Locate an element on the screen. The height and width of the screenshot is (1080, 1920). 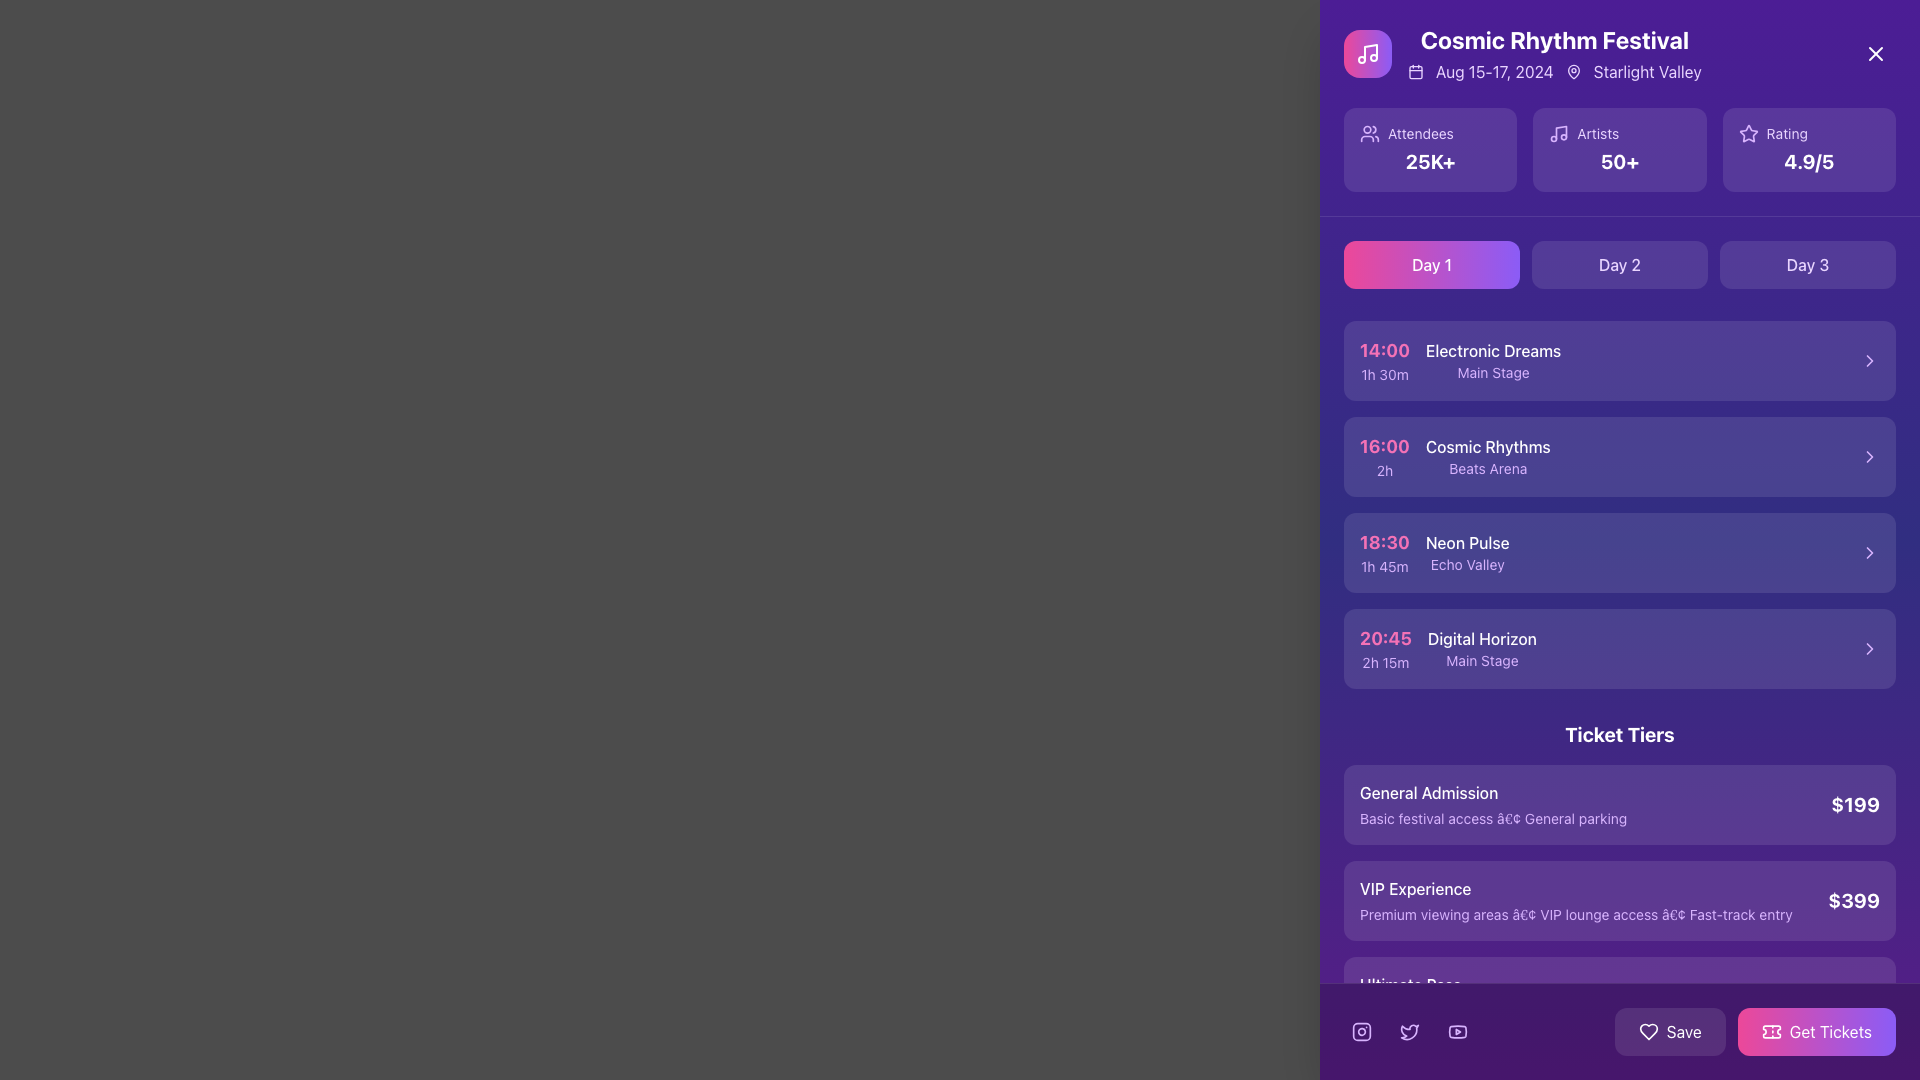
the third list item in the right panel that represents a schedule item, situated between 'Cosmic Rhythms' and 'Digital Horizon' is located at coordinates (1433, 552).